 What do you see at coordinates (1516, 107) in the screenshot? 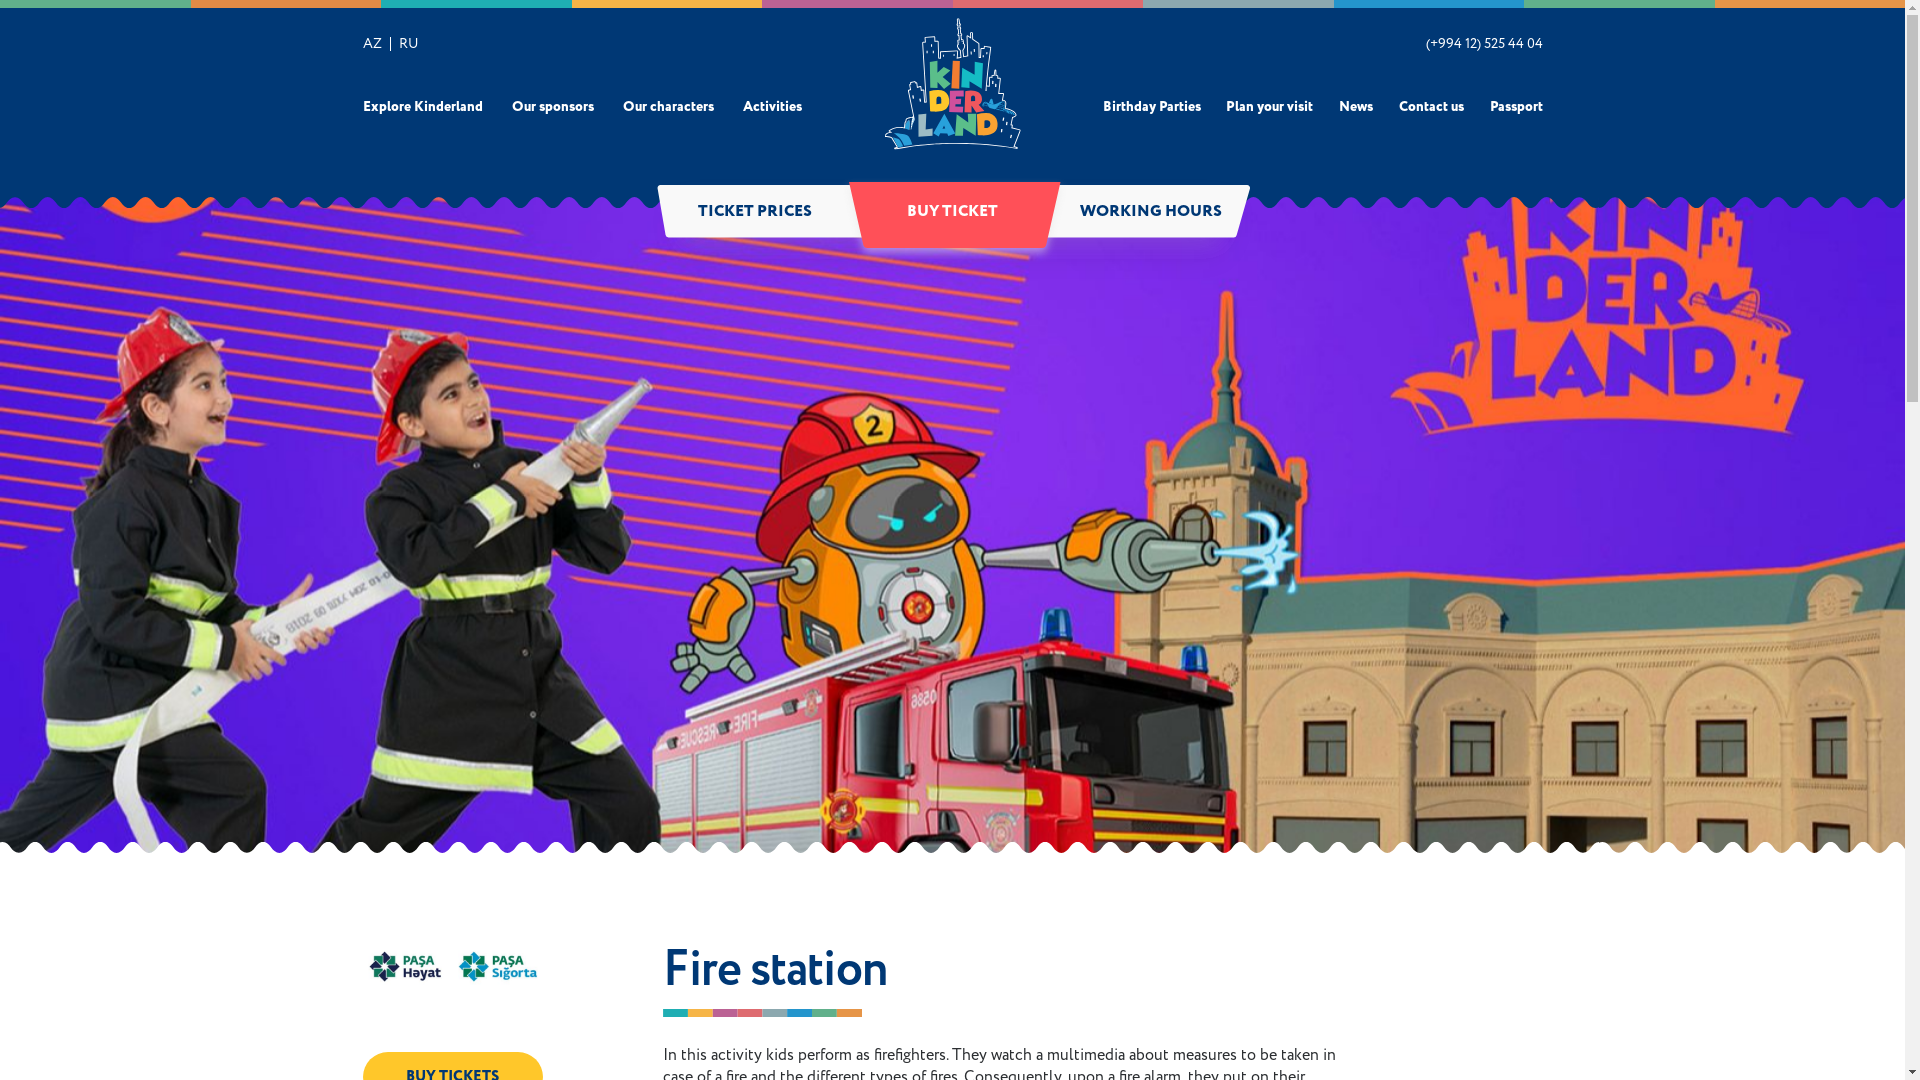
I see `'Passport'` at bounding box center [1516, 107].